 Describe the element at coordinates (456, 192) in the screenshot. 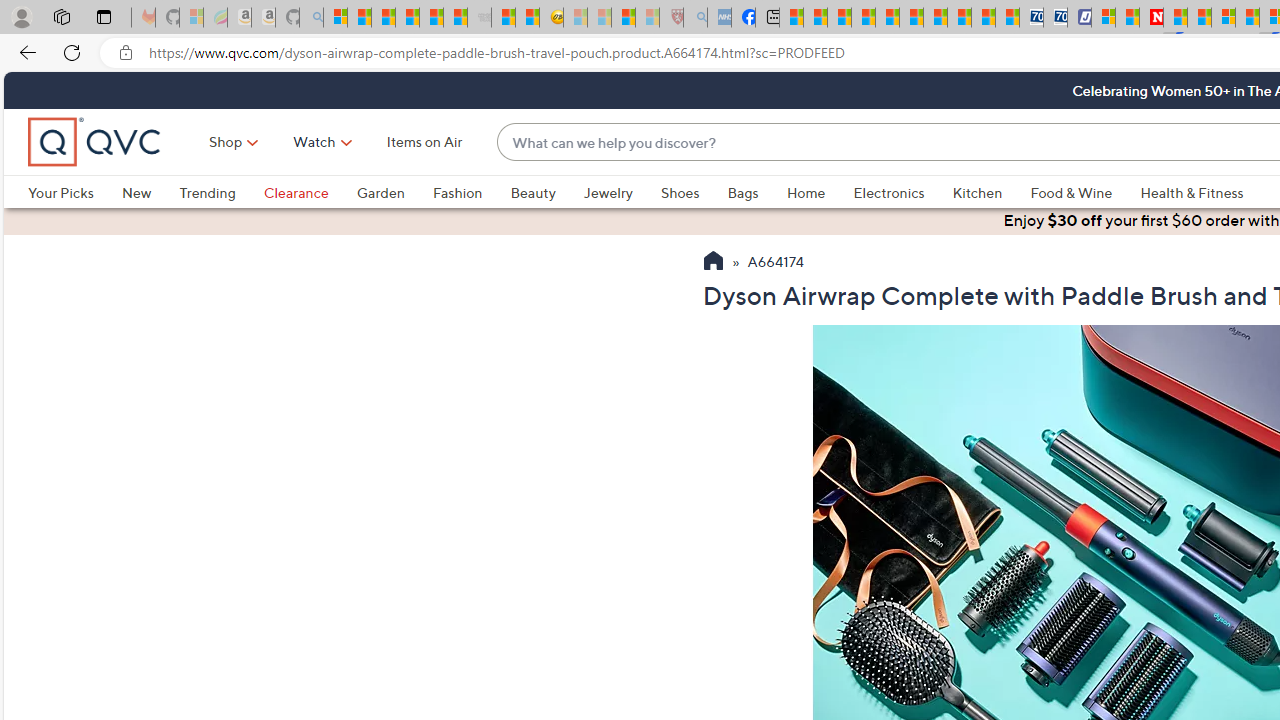

I see `'Fashion'` at that location.